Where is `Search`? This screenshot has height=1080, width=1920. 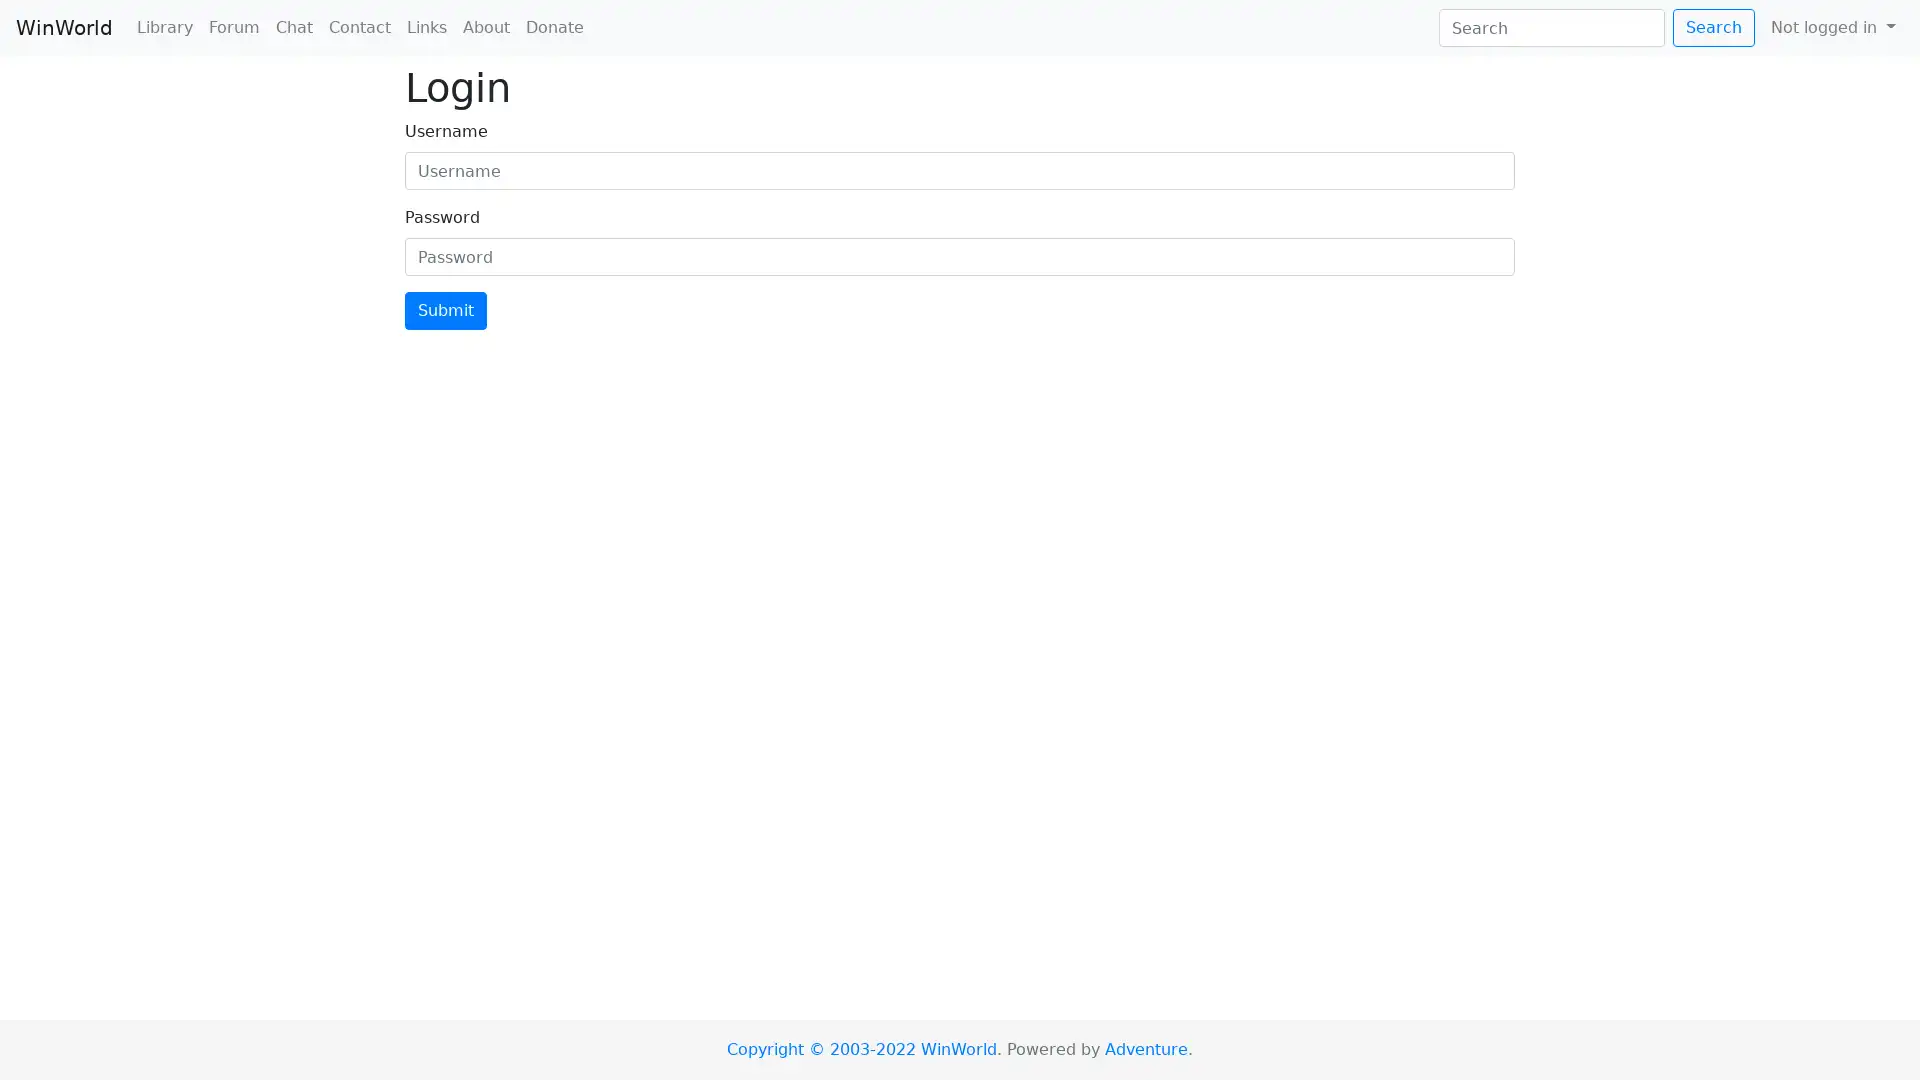
Search is located at coordinates (1712, 27).